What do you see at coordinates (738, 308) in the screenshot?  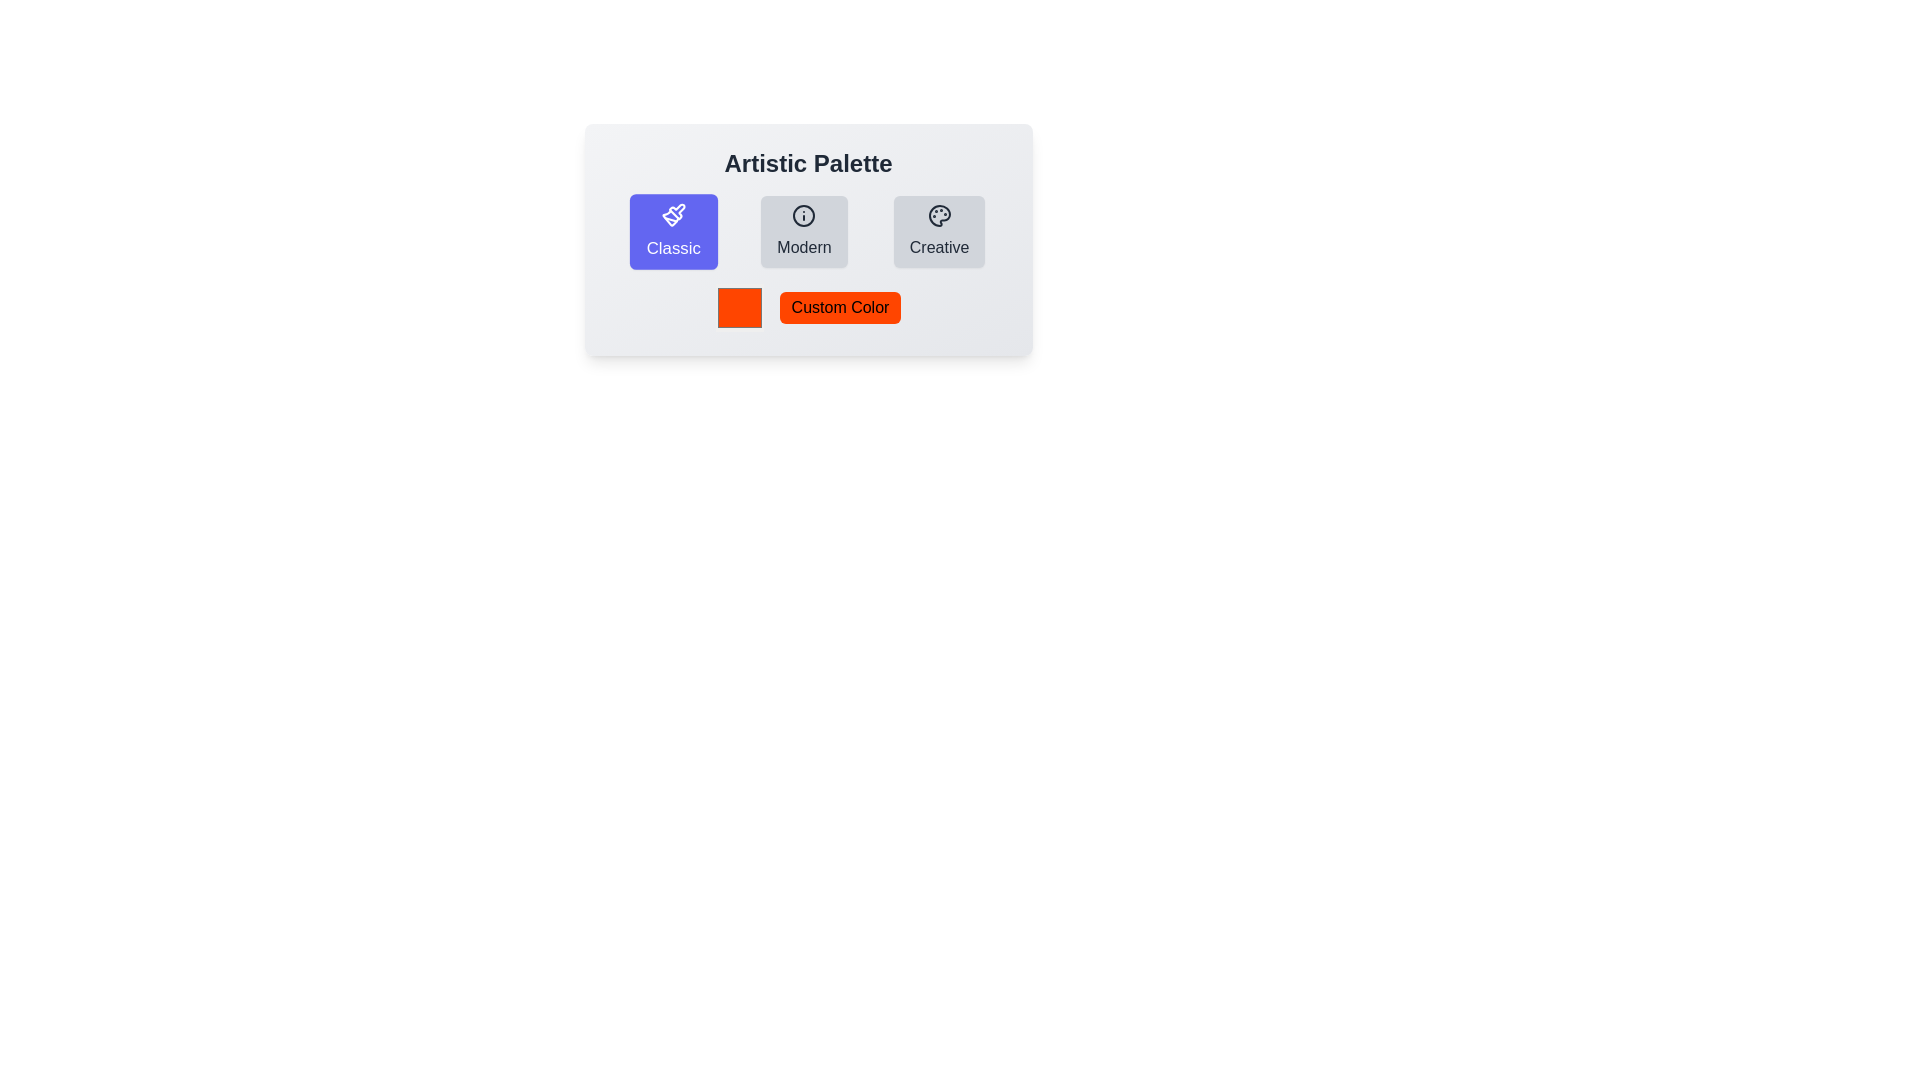 I see `the color picker to open the color selection dialog` at bounding box center [738, 308].